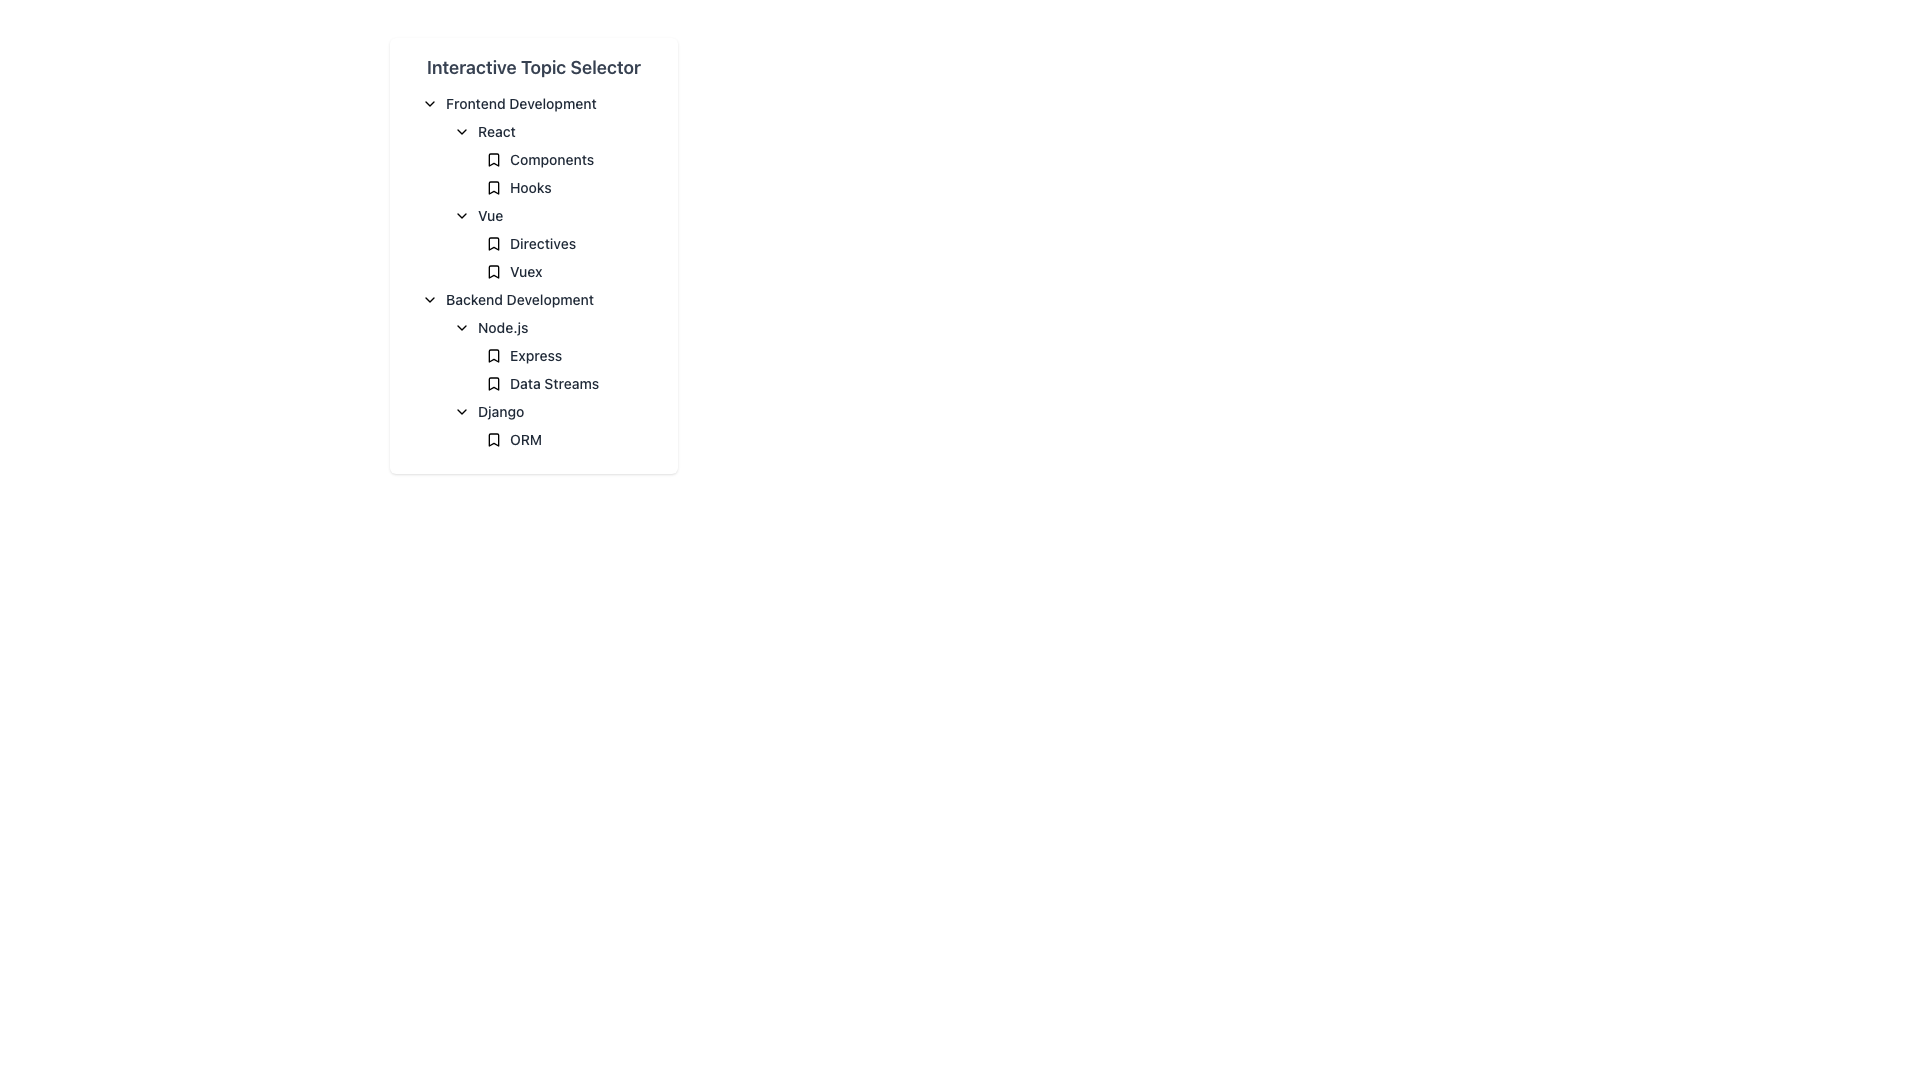 Image resolution: width=1920 pixels, height=1080 pixels. Describe the element at coordinates (503, 326) in the screenshot. I see `the 'Node.js' text label displayed in medium-sized gray font within the dropdown menu under the 'Backend Development' section` at that location.